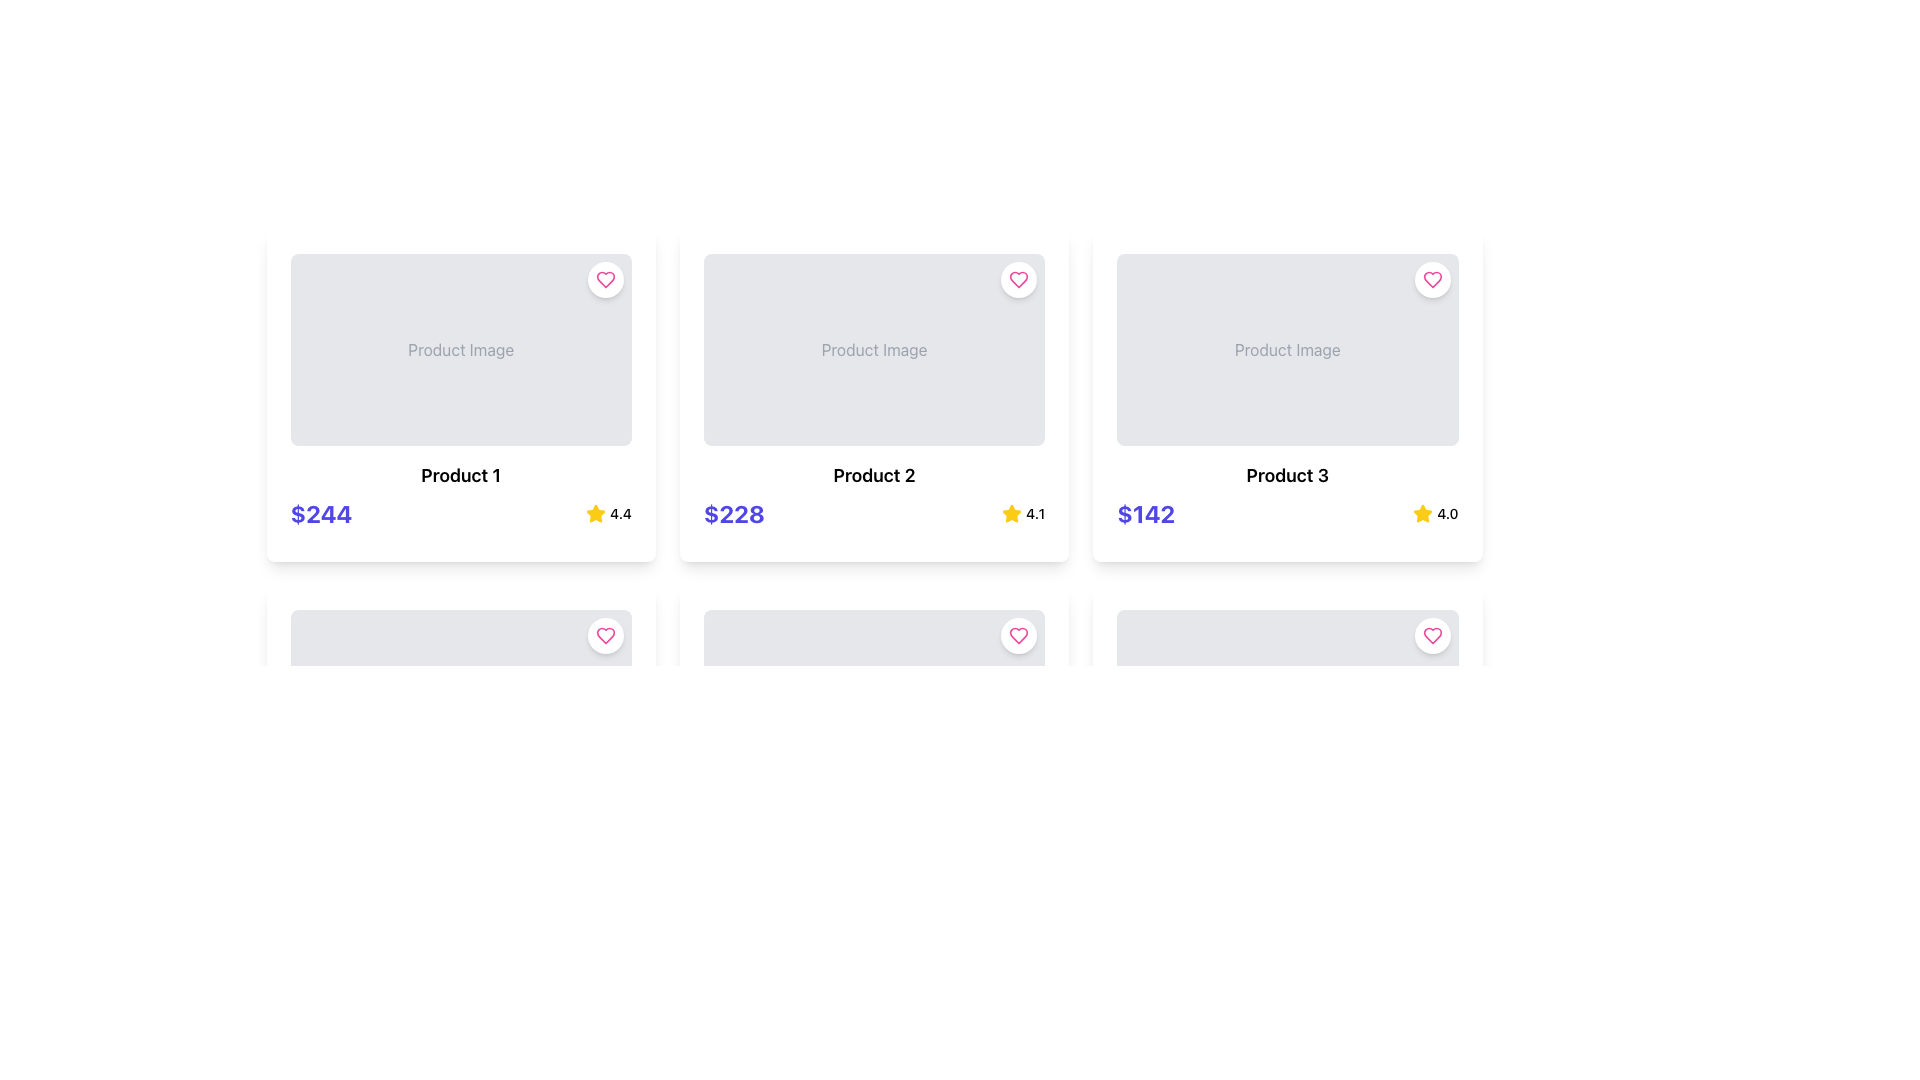 The image size is (1920, 1080). Describe the element at coordinates (1035, 512) in the screenshot. I see `the text label displaying the rating '4.1', which is positioned to the right of a yellow star icon in the bottom-right corner of the card for 'Product 2'` at that location.